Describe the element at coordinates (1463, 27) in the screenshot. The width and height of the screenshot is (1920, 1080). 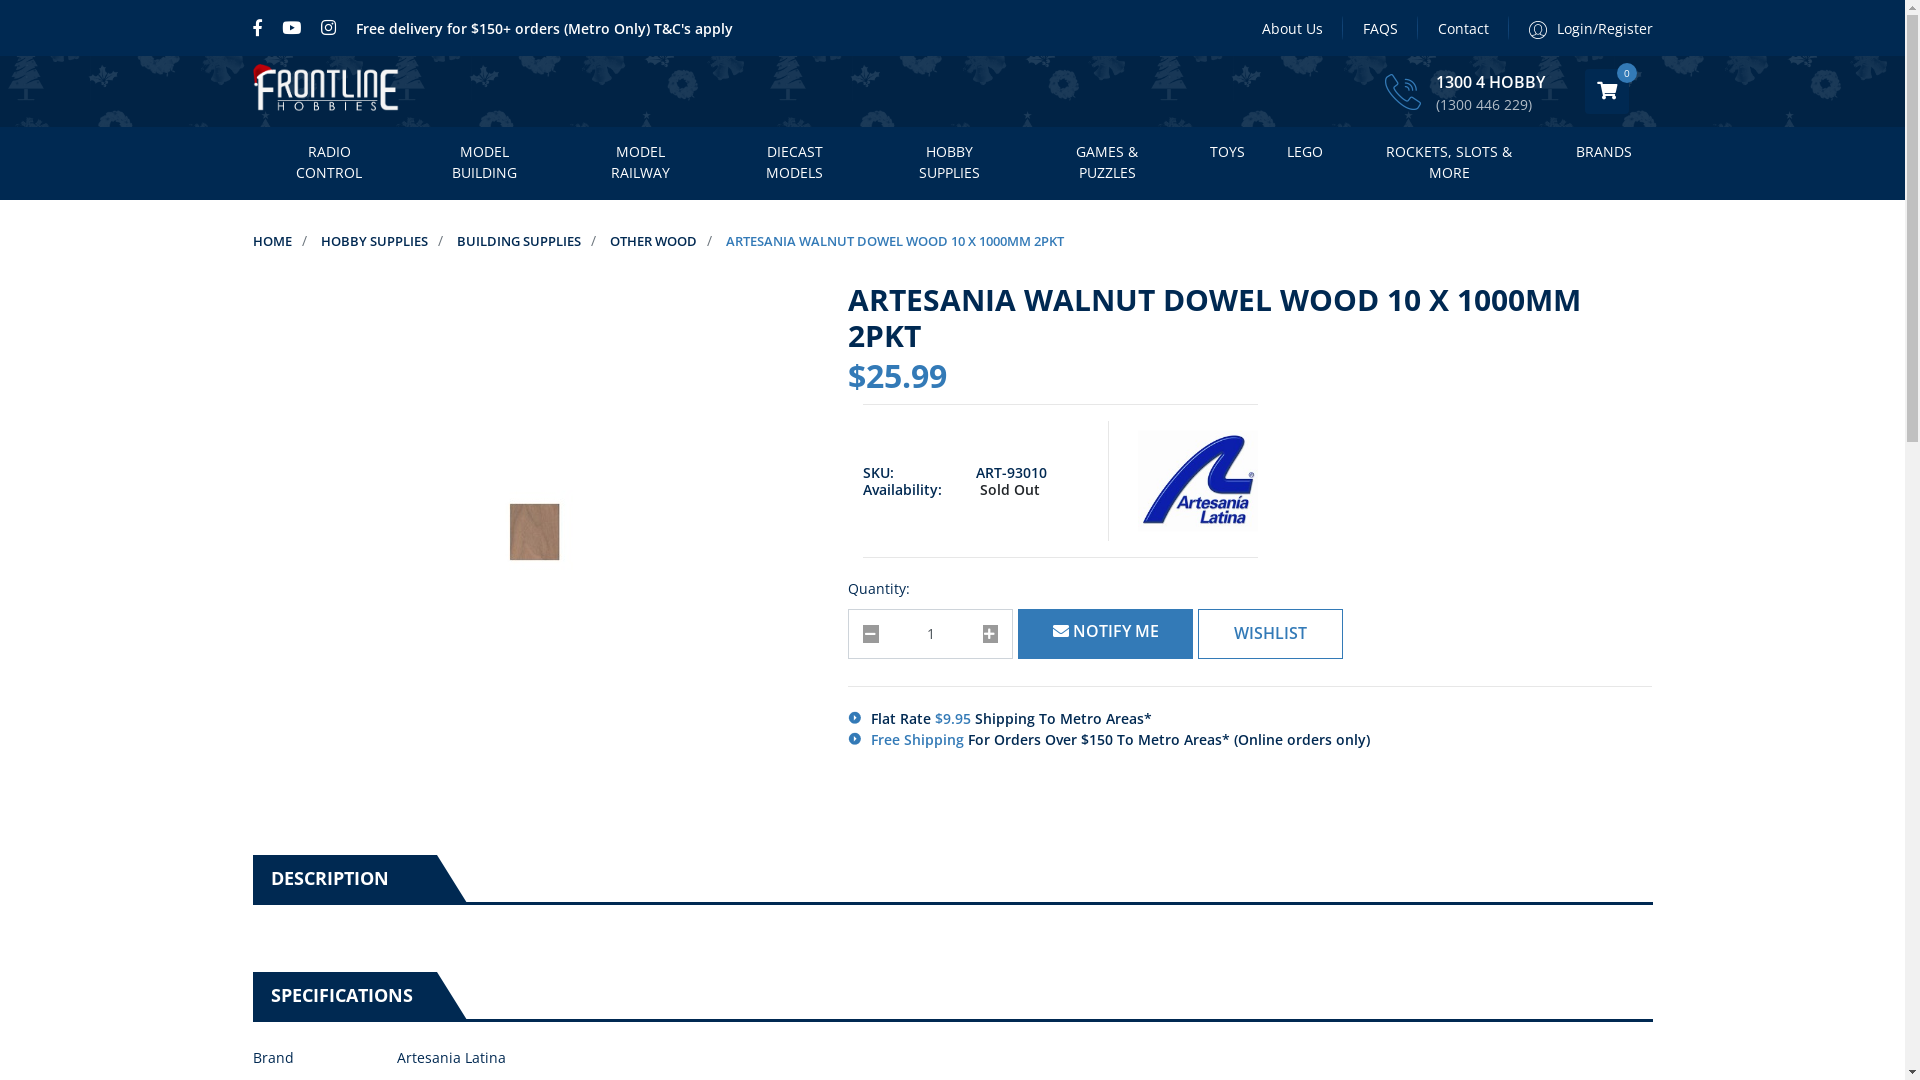
I see `'Contact'` at that location.